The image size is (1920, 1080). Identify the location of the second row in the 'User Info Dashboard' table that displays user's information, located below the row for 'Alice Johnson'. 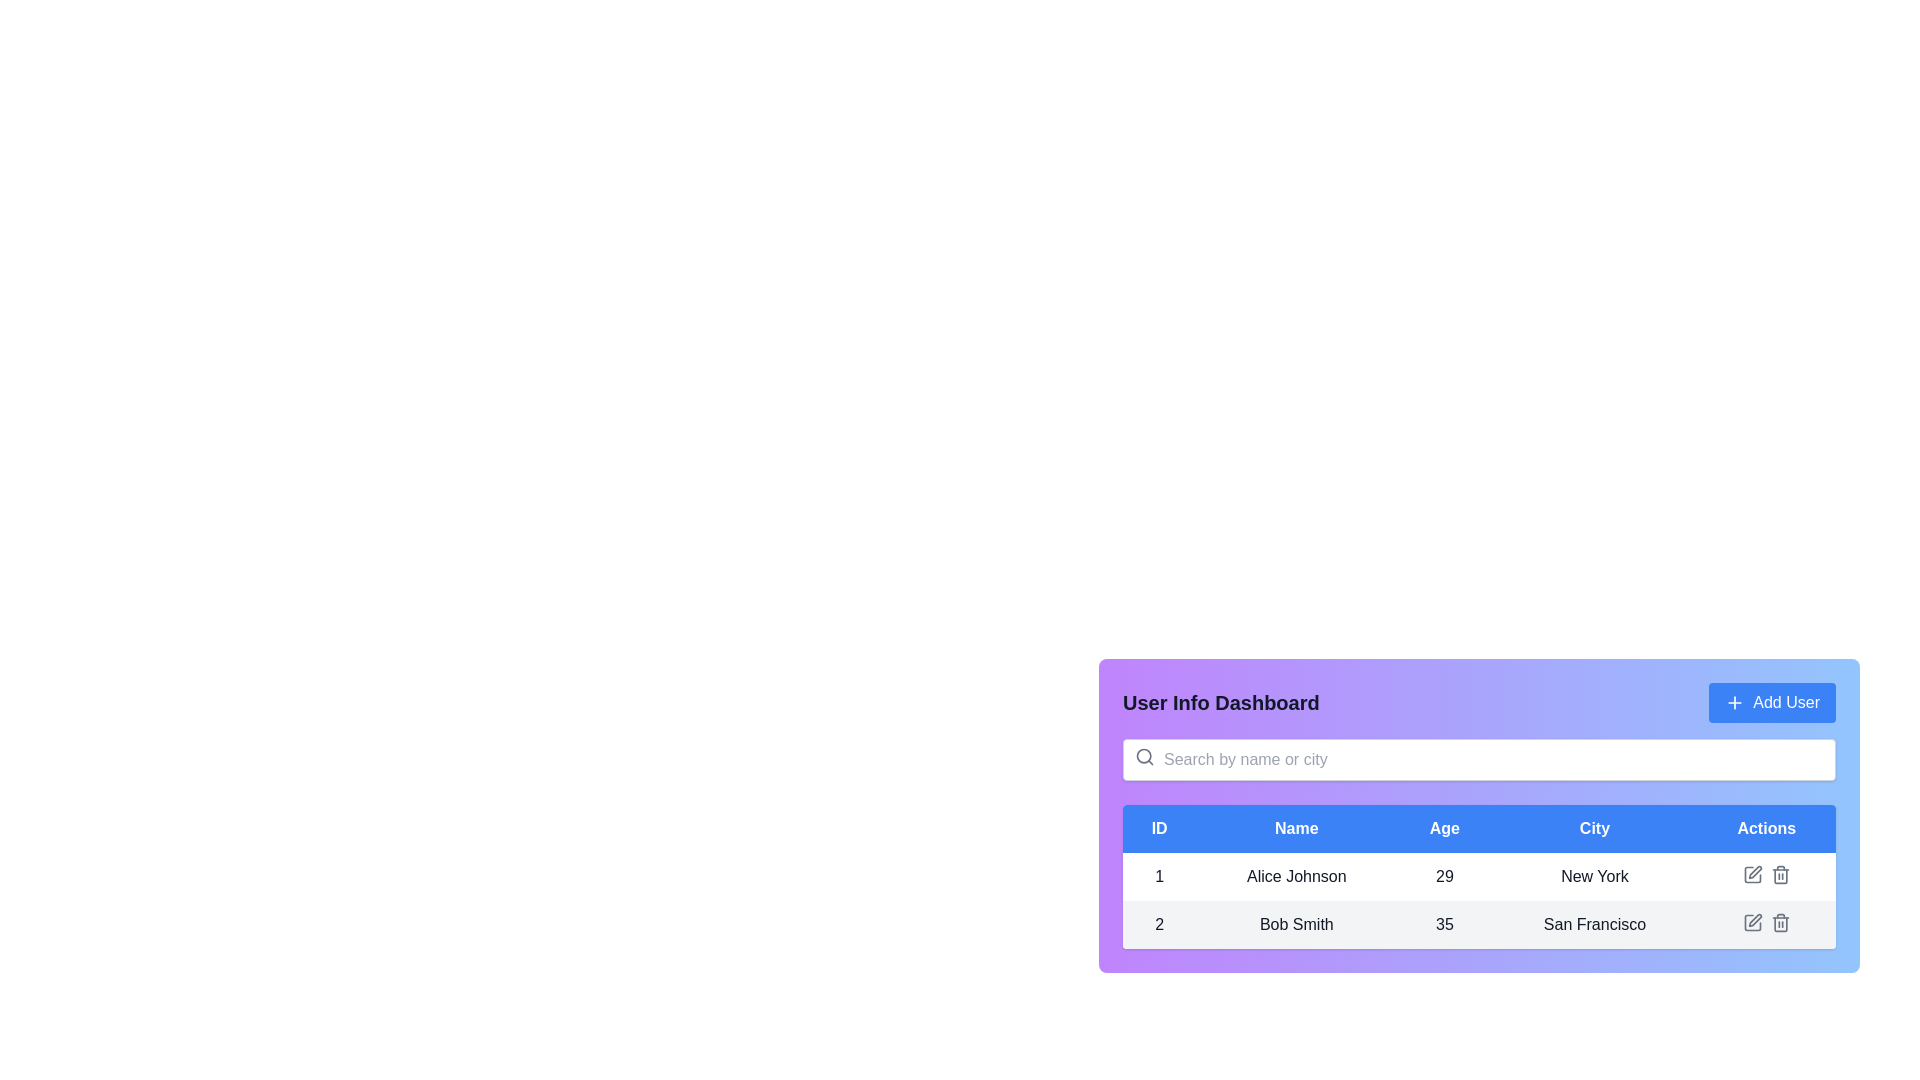
(1479, 925).